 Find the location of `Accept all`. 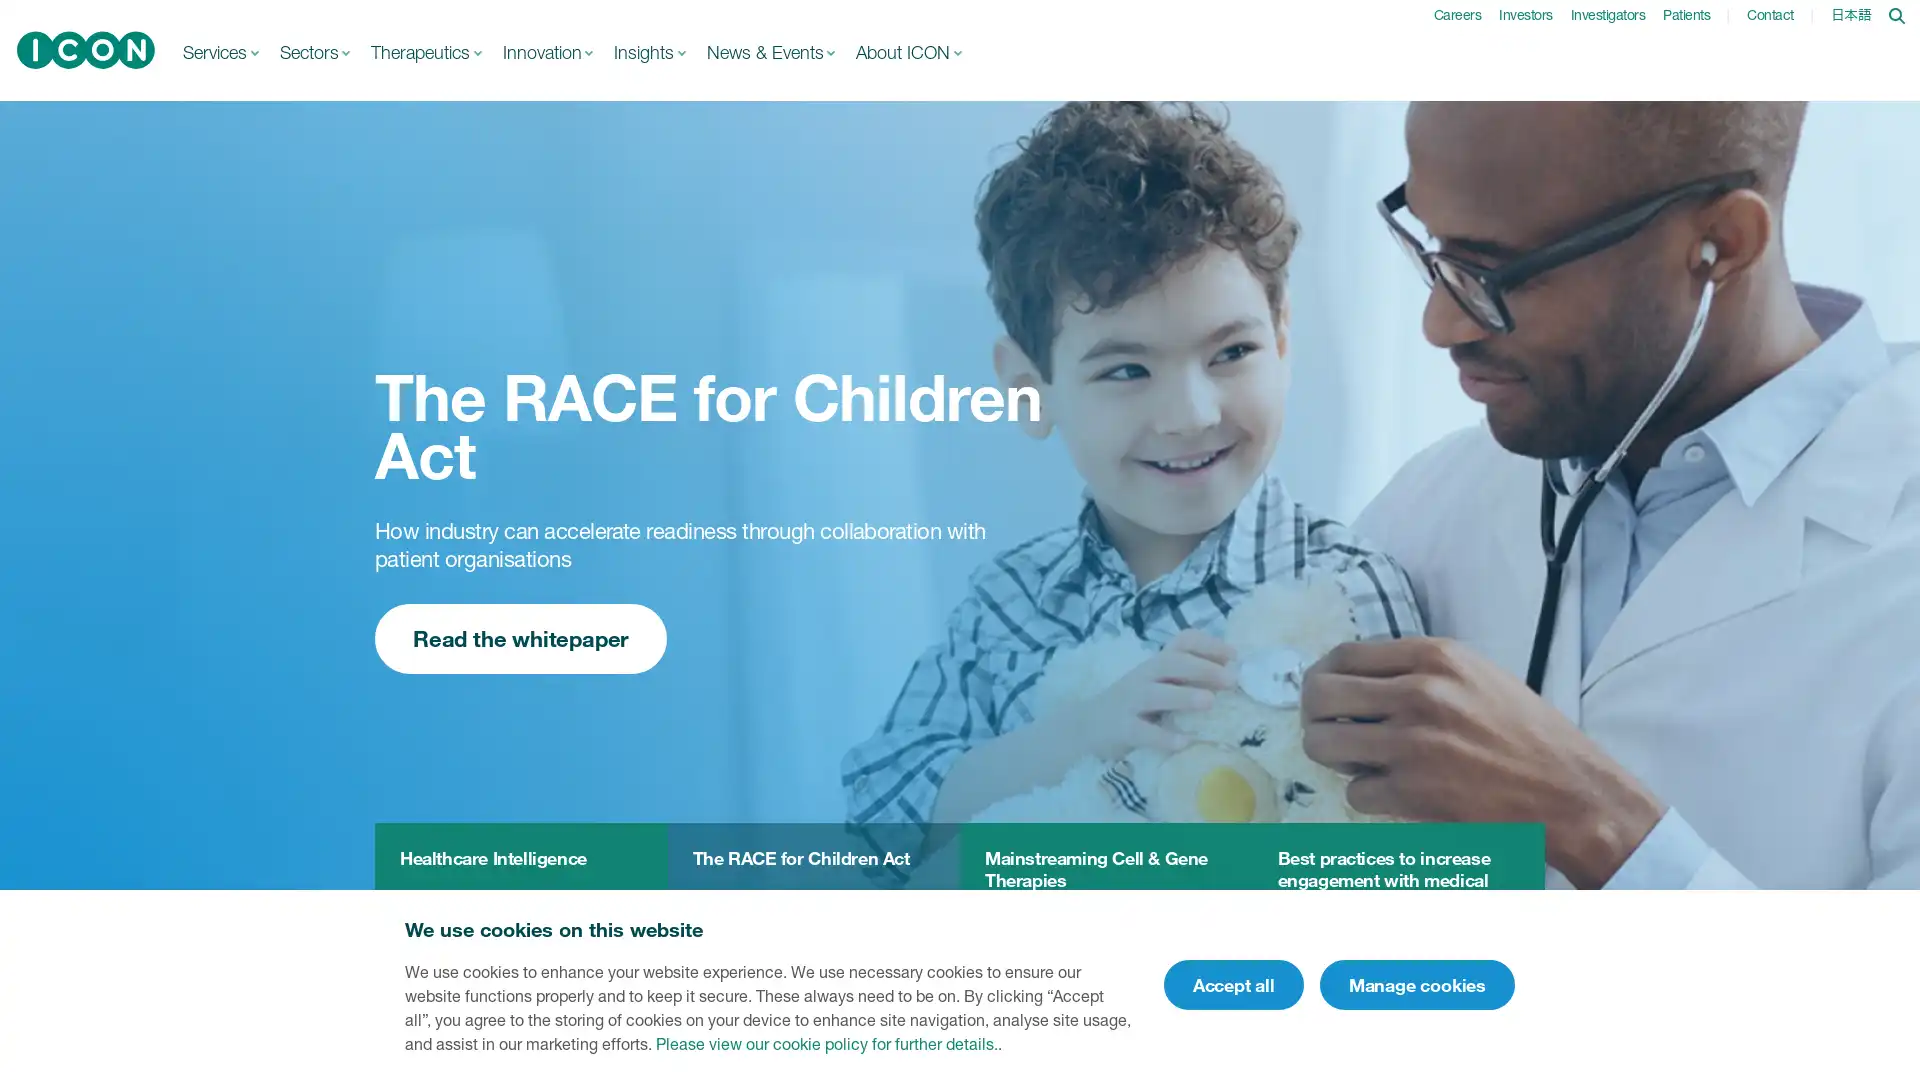

Accept all is located at coordinates (1232, 983).